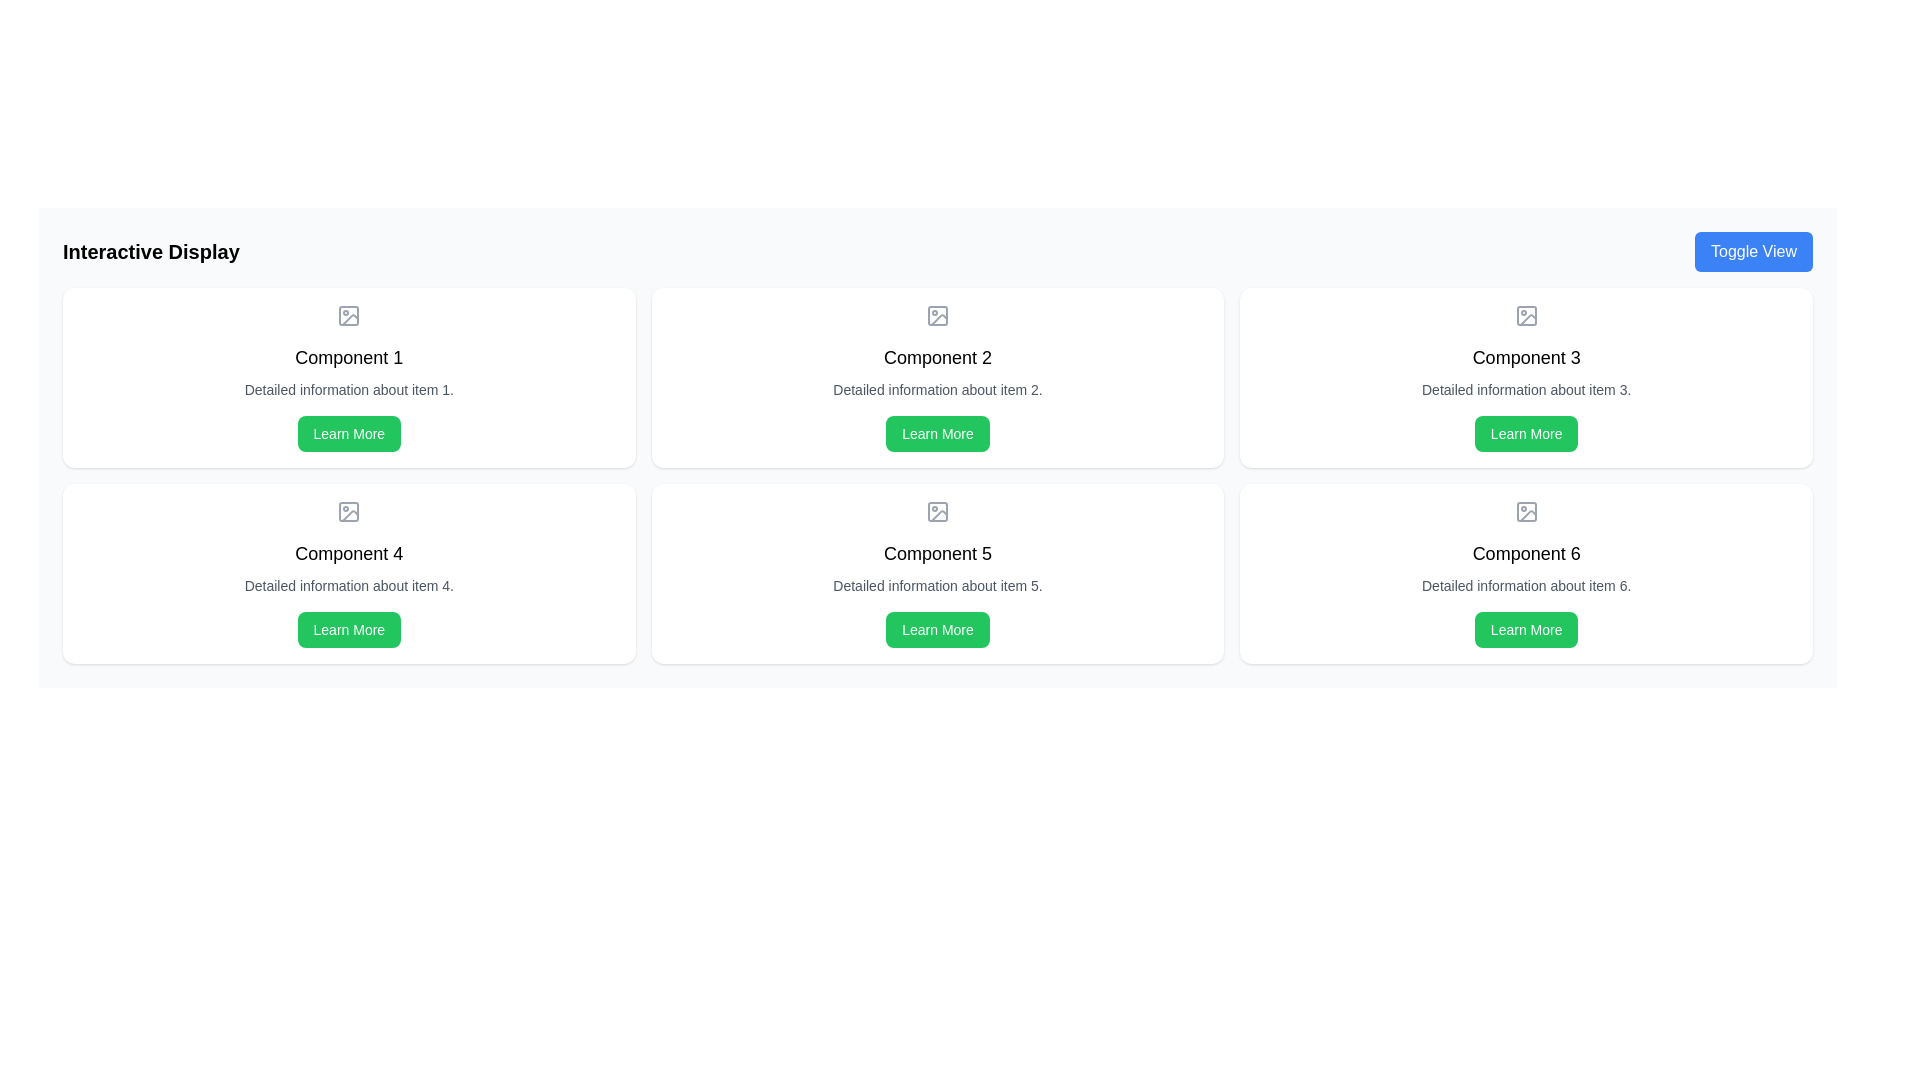  I want to click on the button located at the bottom center of the 'Component 6' card, so click(1525, 628).